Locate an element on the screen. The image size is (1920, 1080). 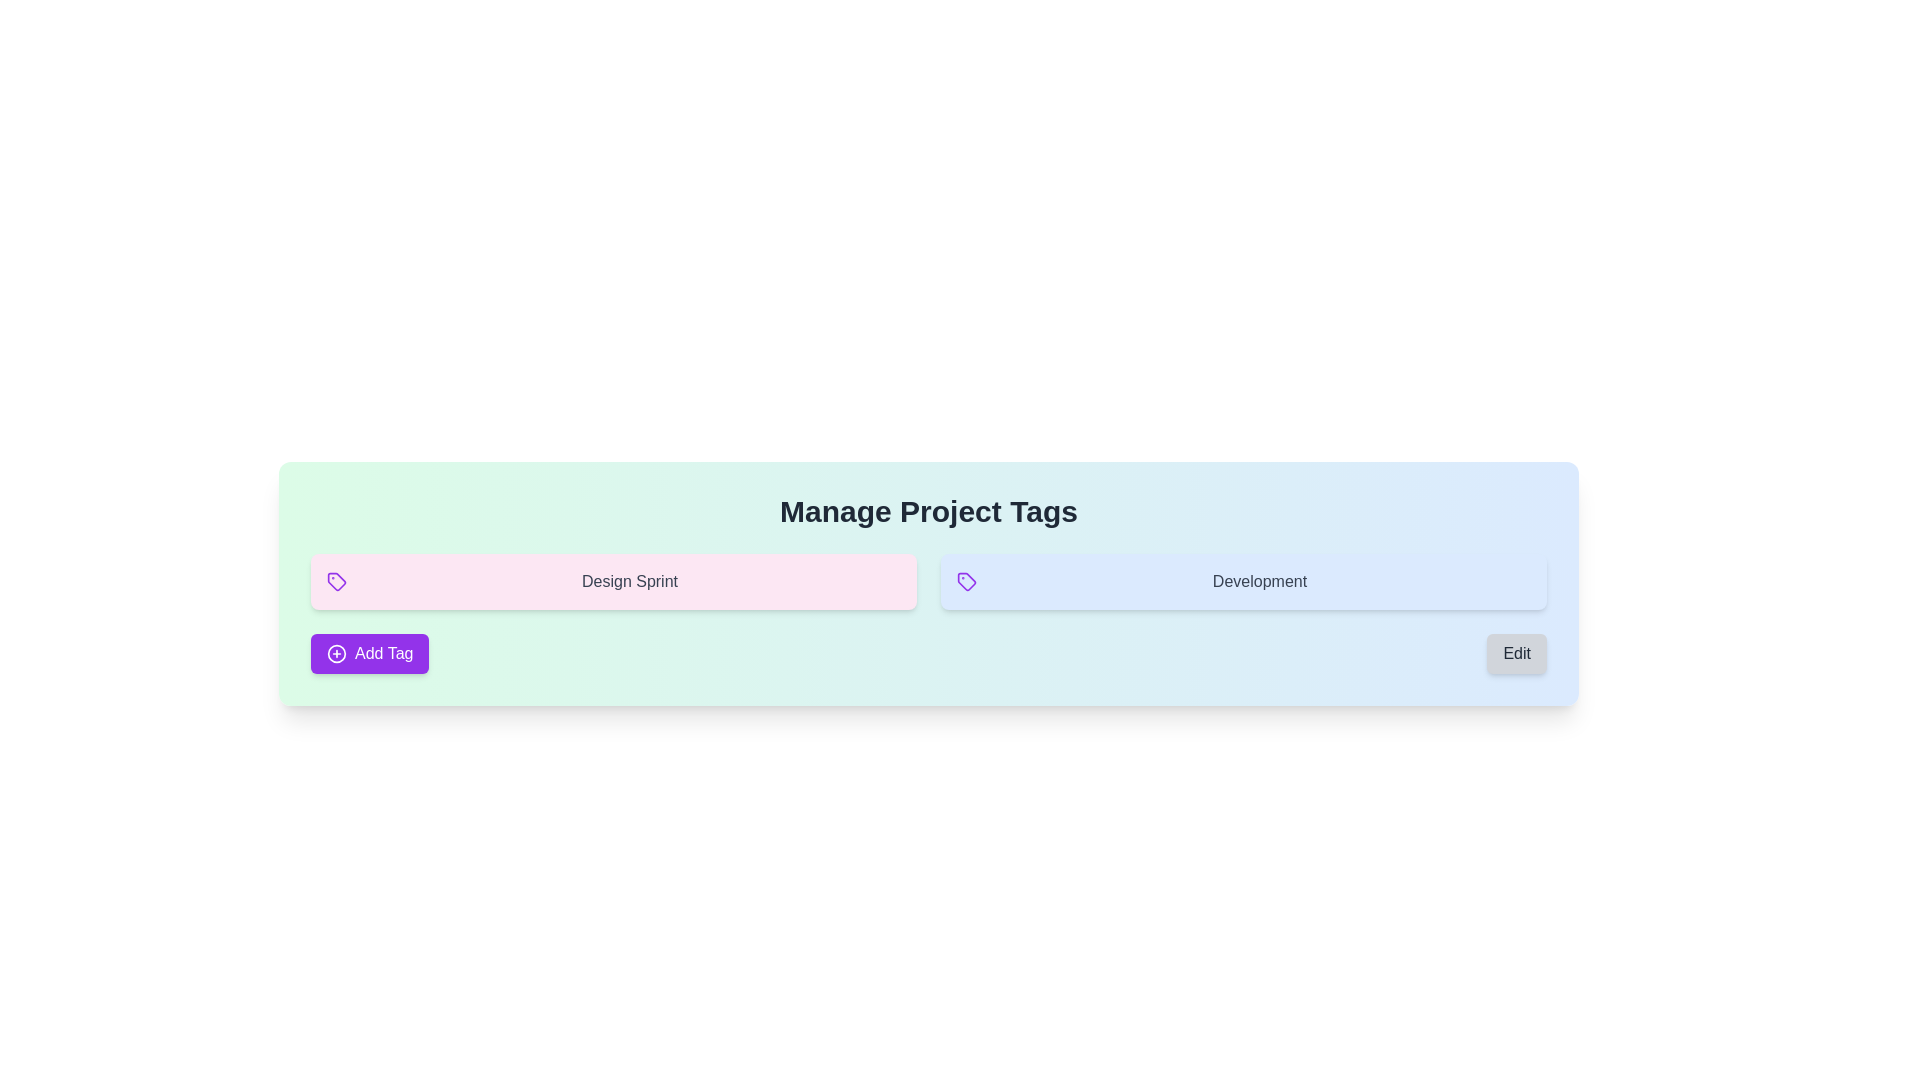
the purple 'Add Tag' button with a white font is located at coordinates (370, 654).